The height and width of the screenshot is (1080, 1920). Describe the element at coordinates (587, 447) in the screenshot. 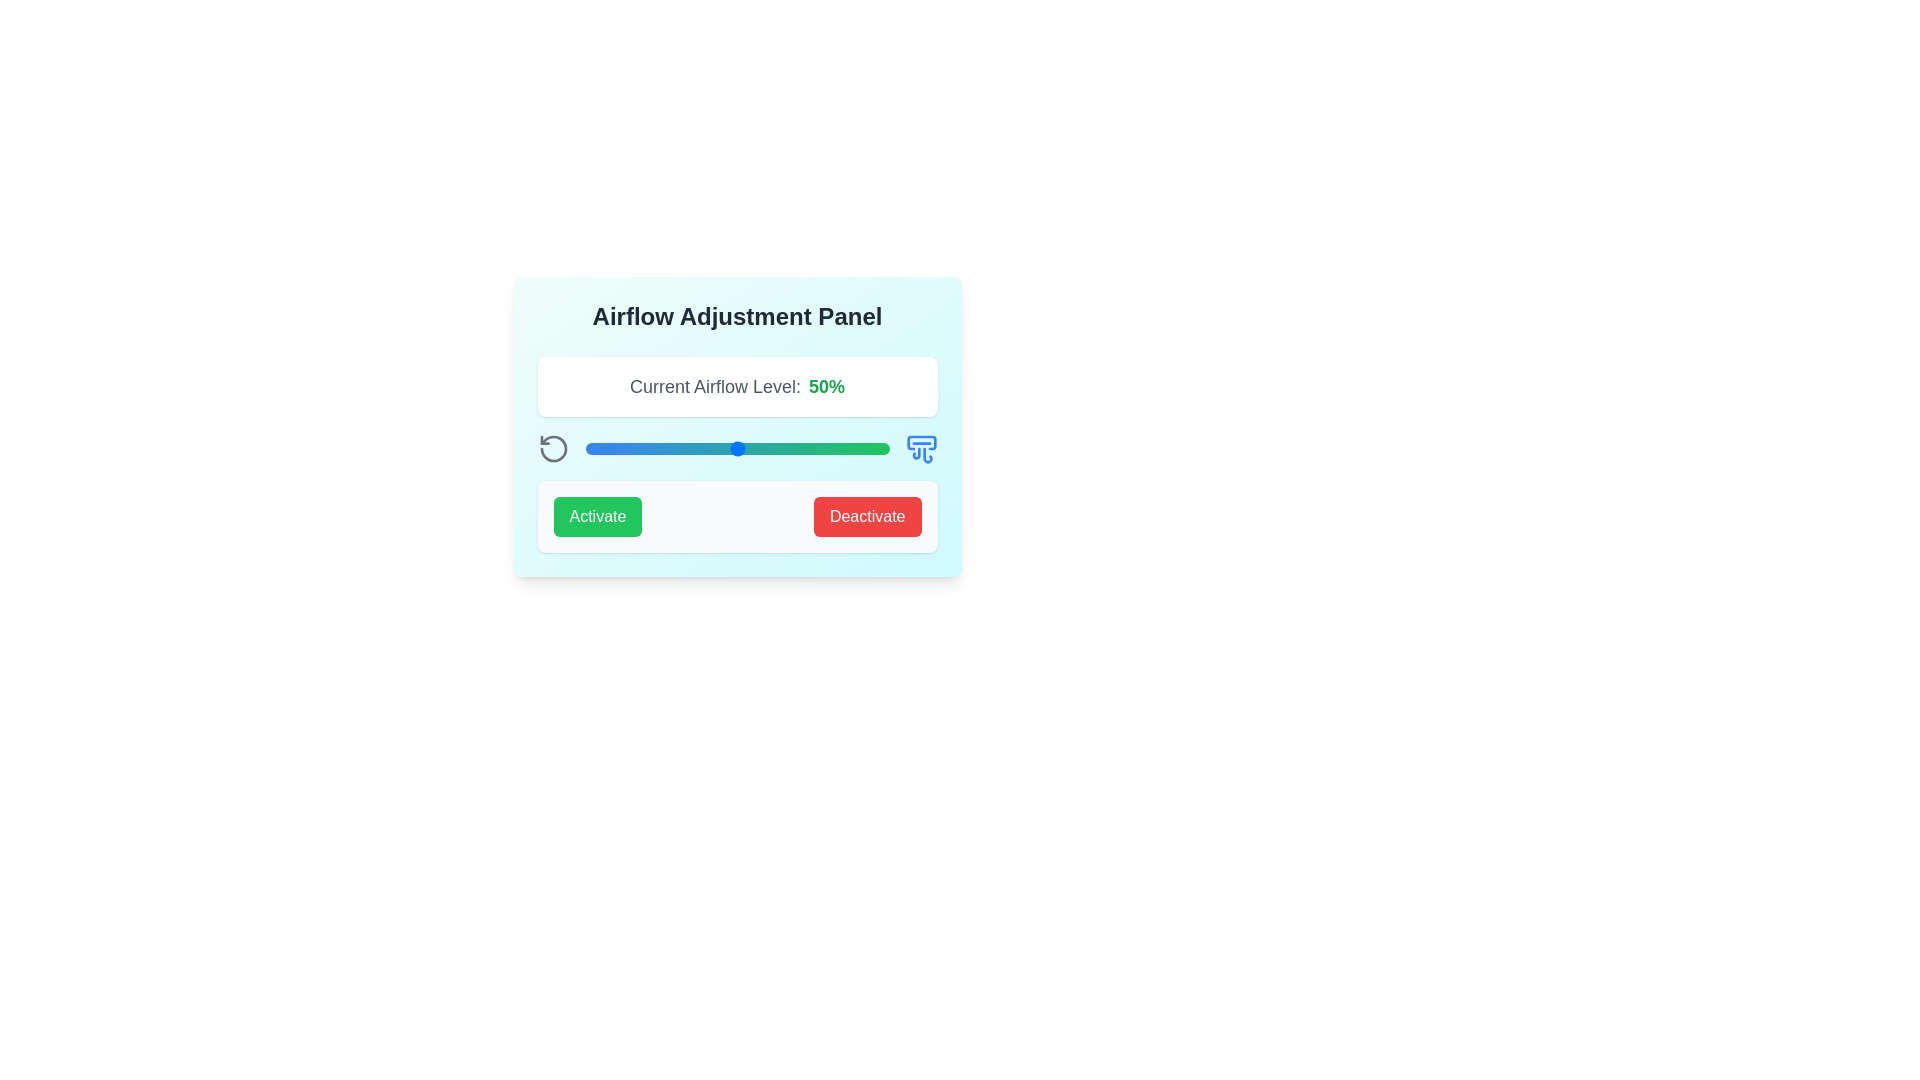

I see `the airflow level to 1% by moving the slider` at that location.